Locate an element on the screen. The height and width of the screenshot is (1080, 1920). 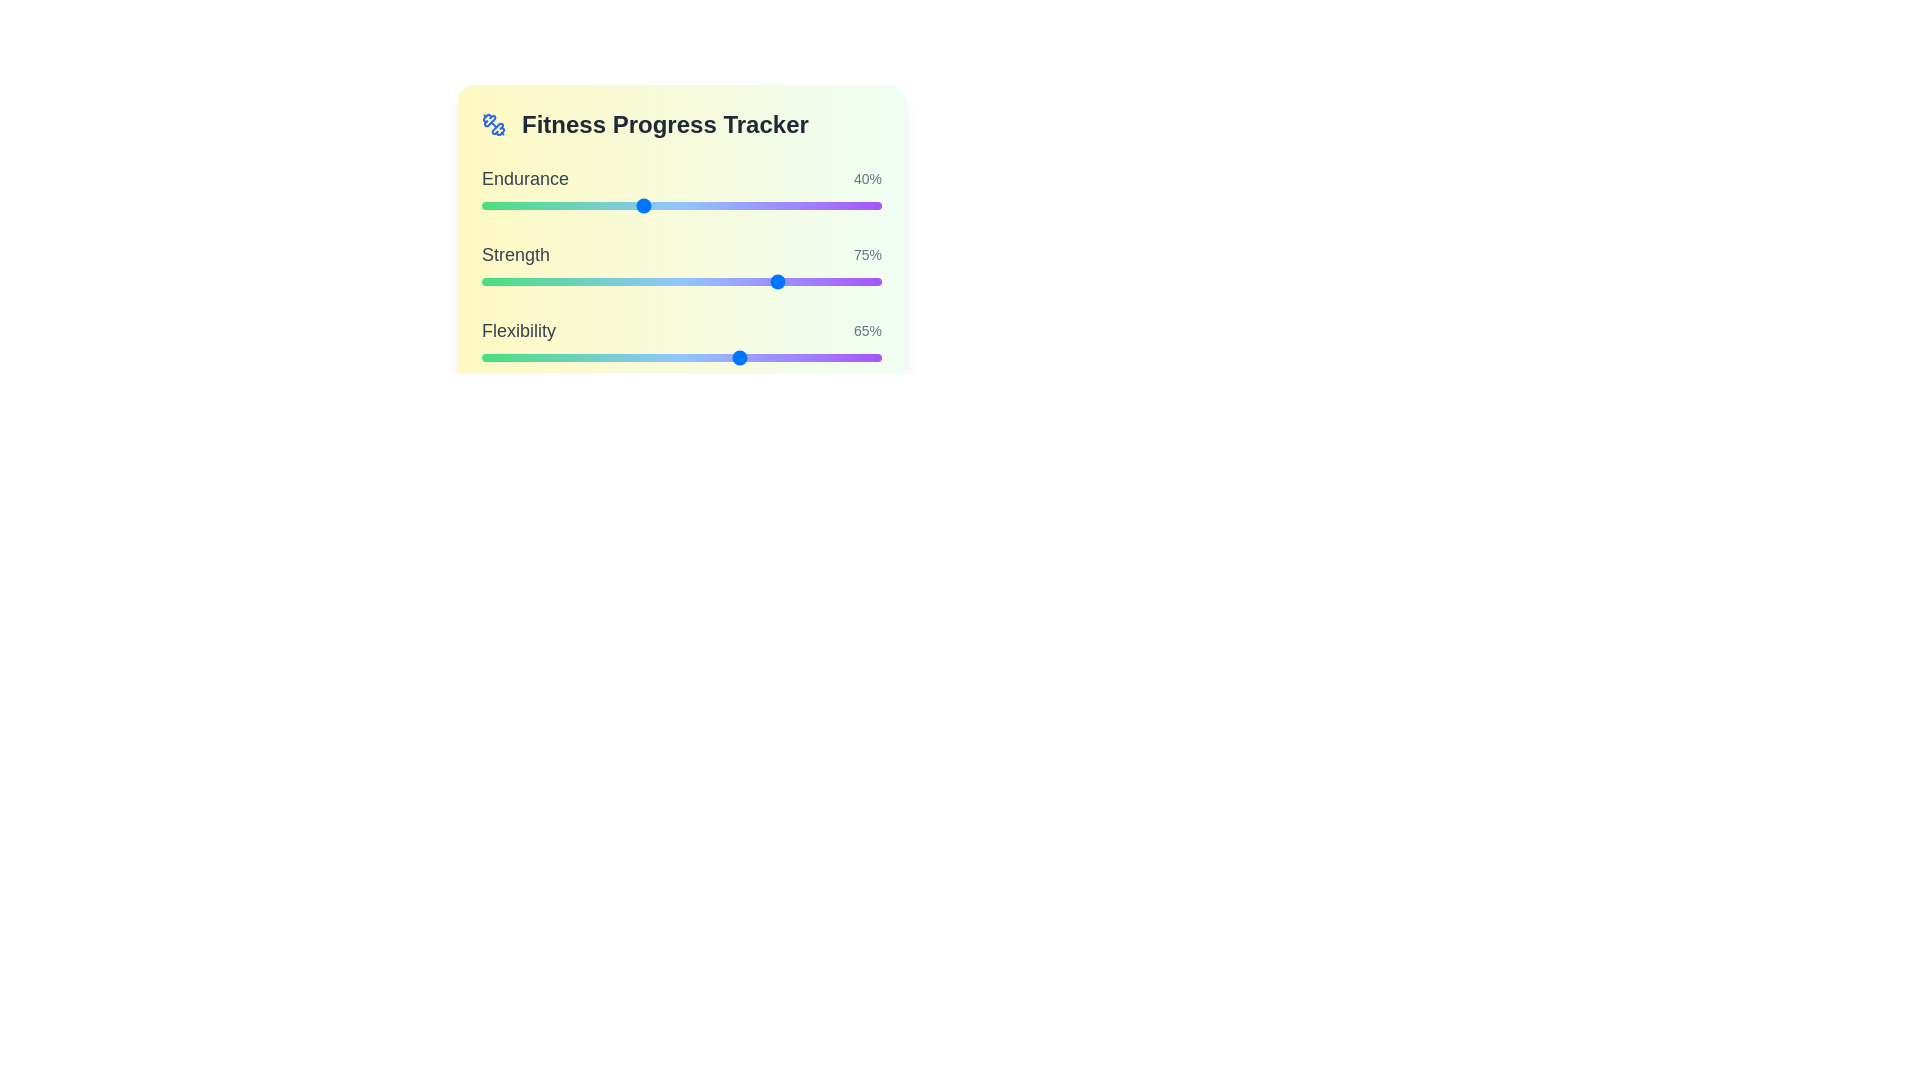
the 'Strength' progress bar at 75% is located at coordinates (681, 265).